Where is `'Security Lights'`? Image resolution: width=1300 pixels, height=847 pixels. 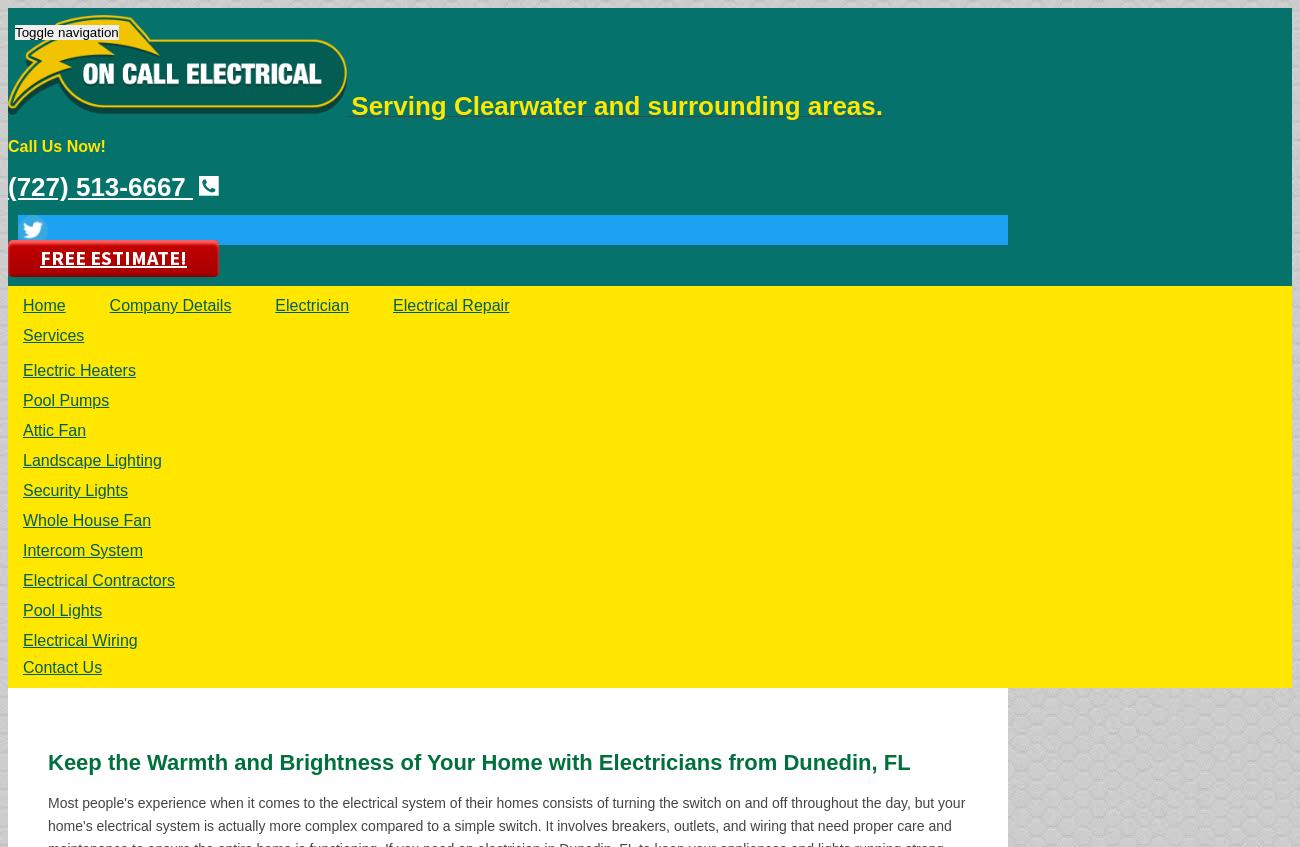 'Security Lights' is located at coordinates (75, 489).